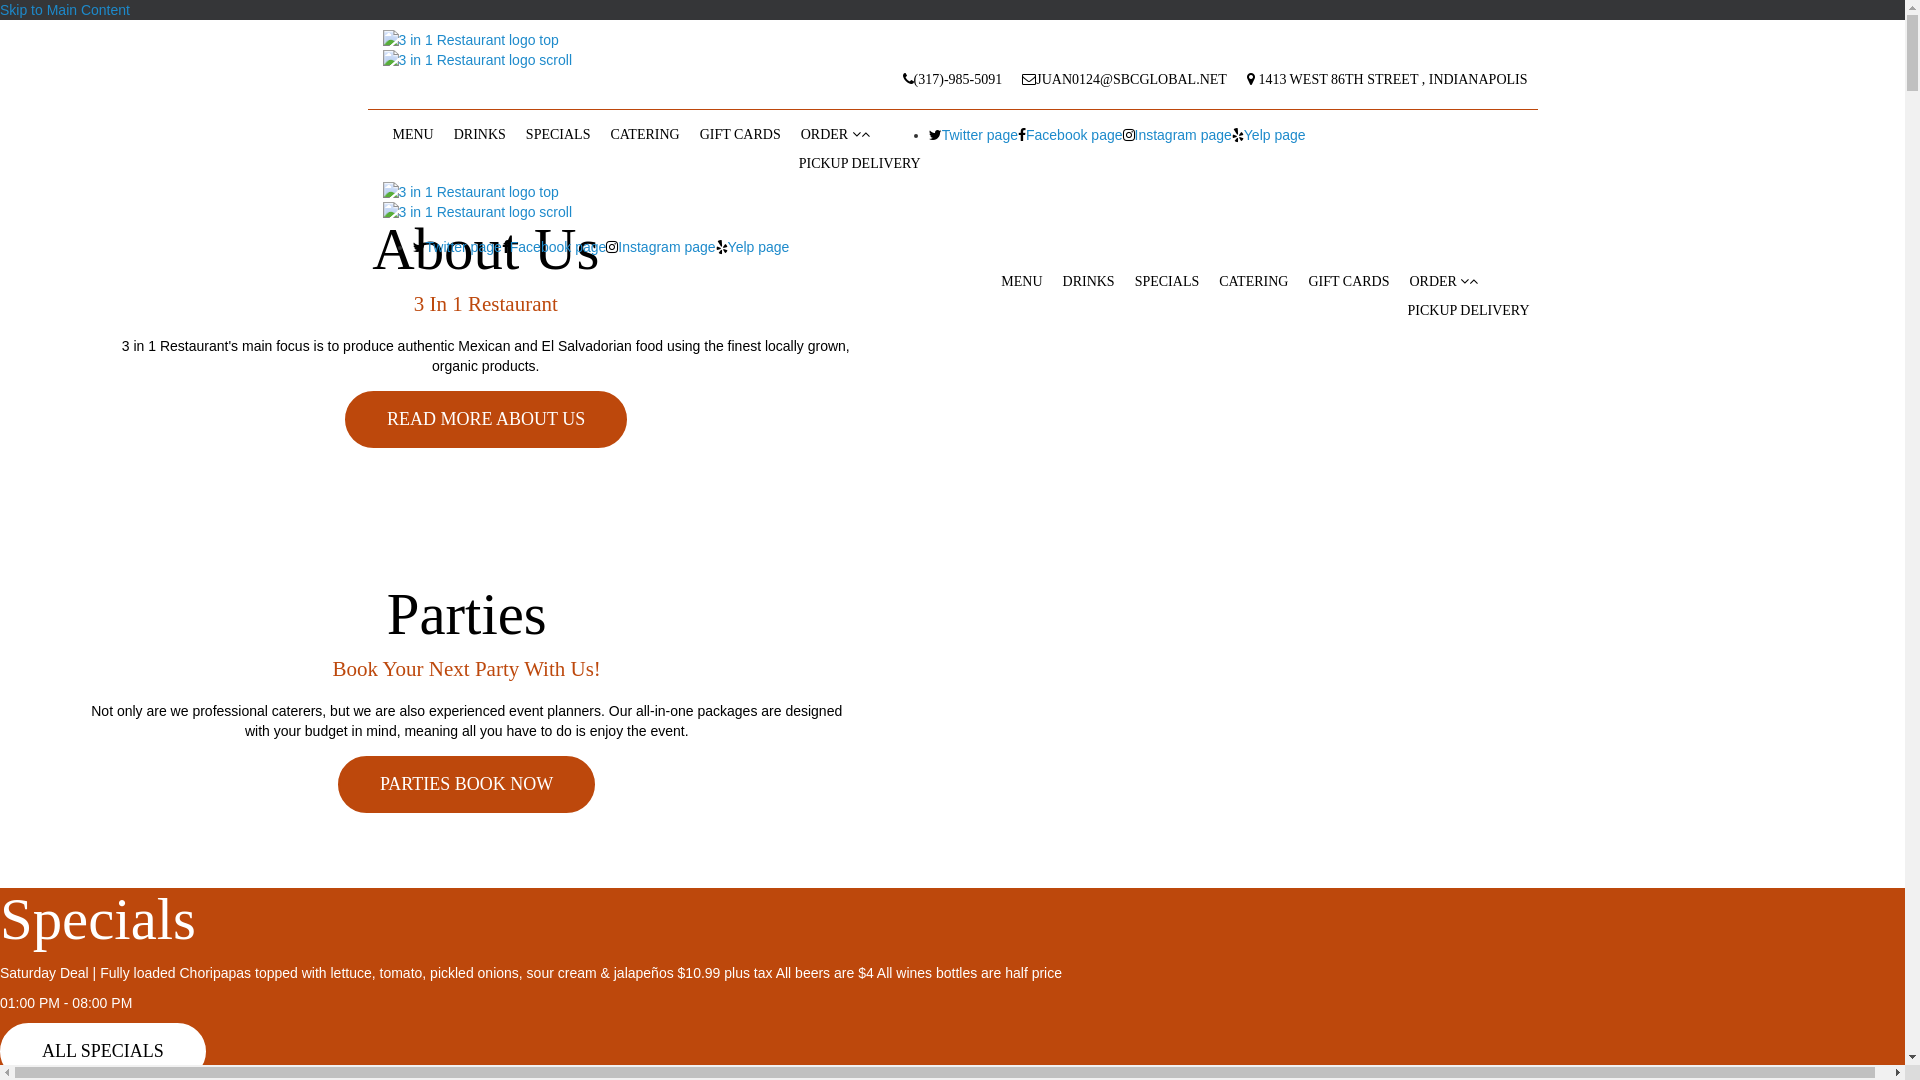 This screenshot has height=1080, width=1920. What do you see at coordinates (1433, 310) in the screenshot?
I see `'PICKUP'` at bounding box center [1433, 310].